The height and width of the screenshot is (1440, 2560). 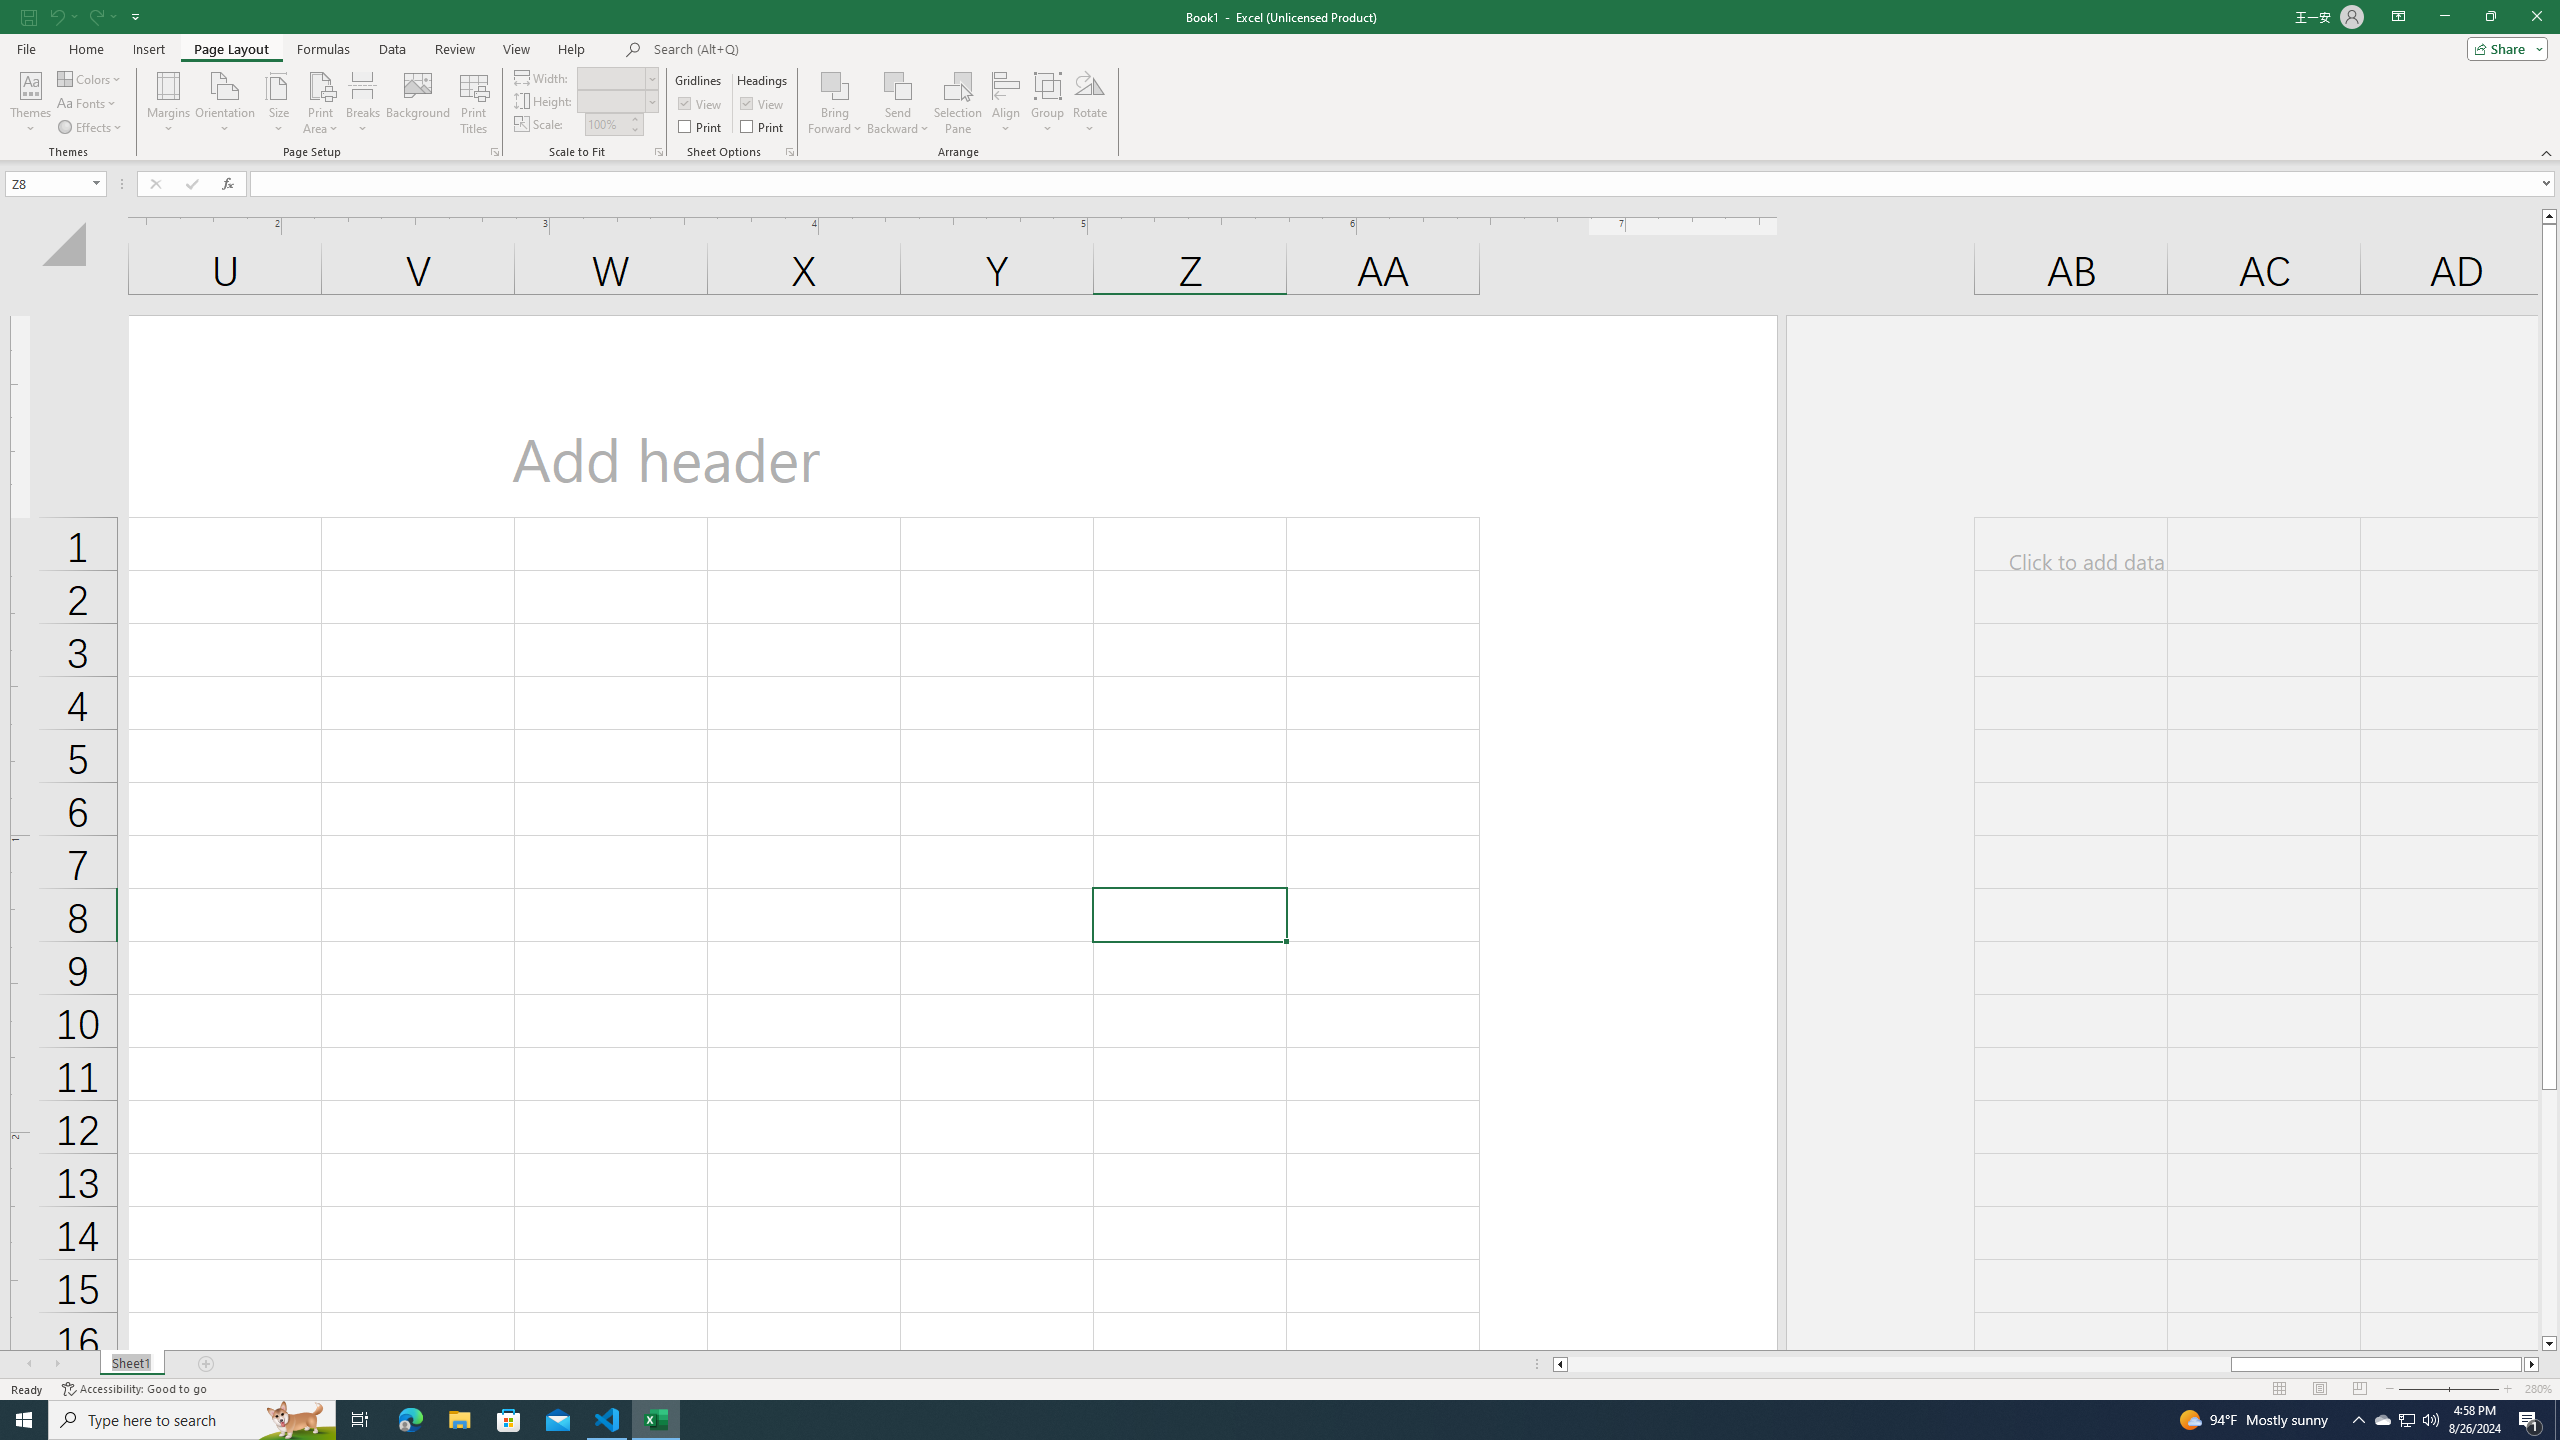 I want to click on 'Print Titles', so click(x=472, y=103).